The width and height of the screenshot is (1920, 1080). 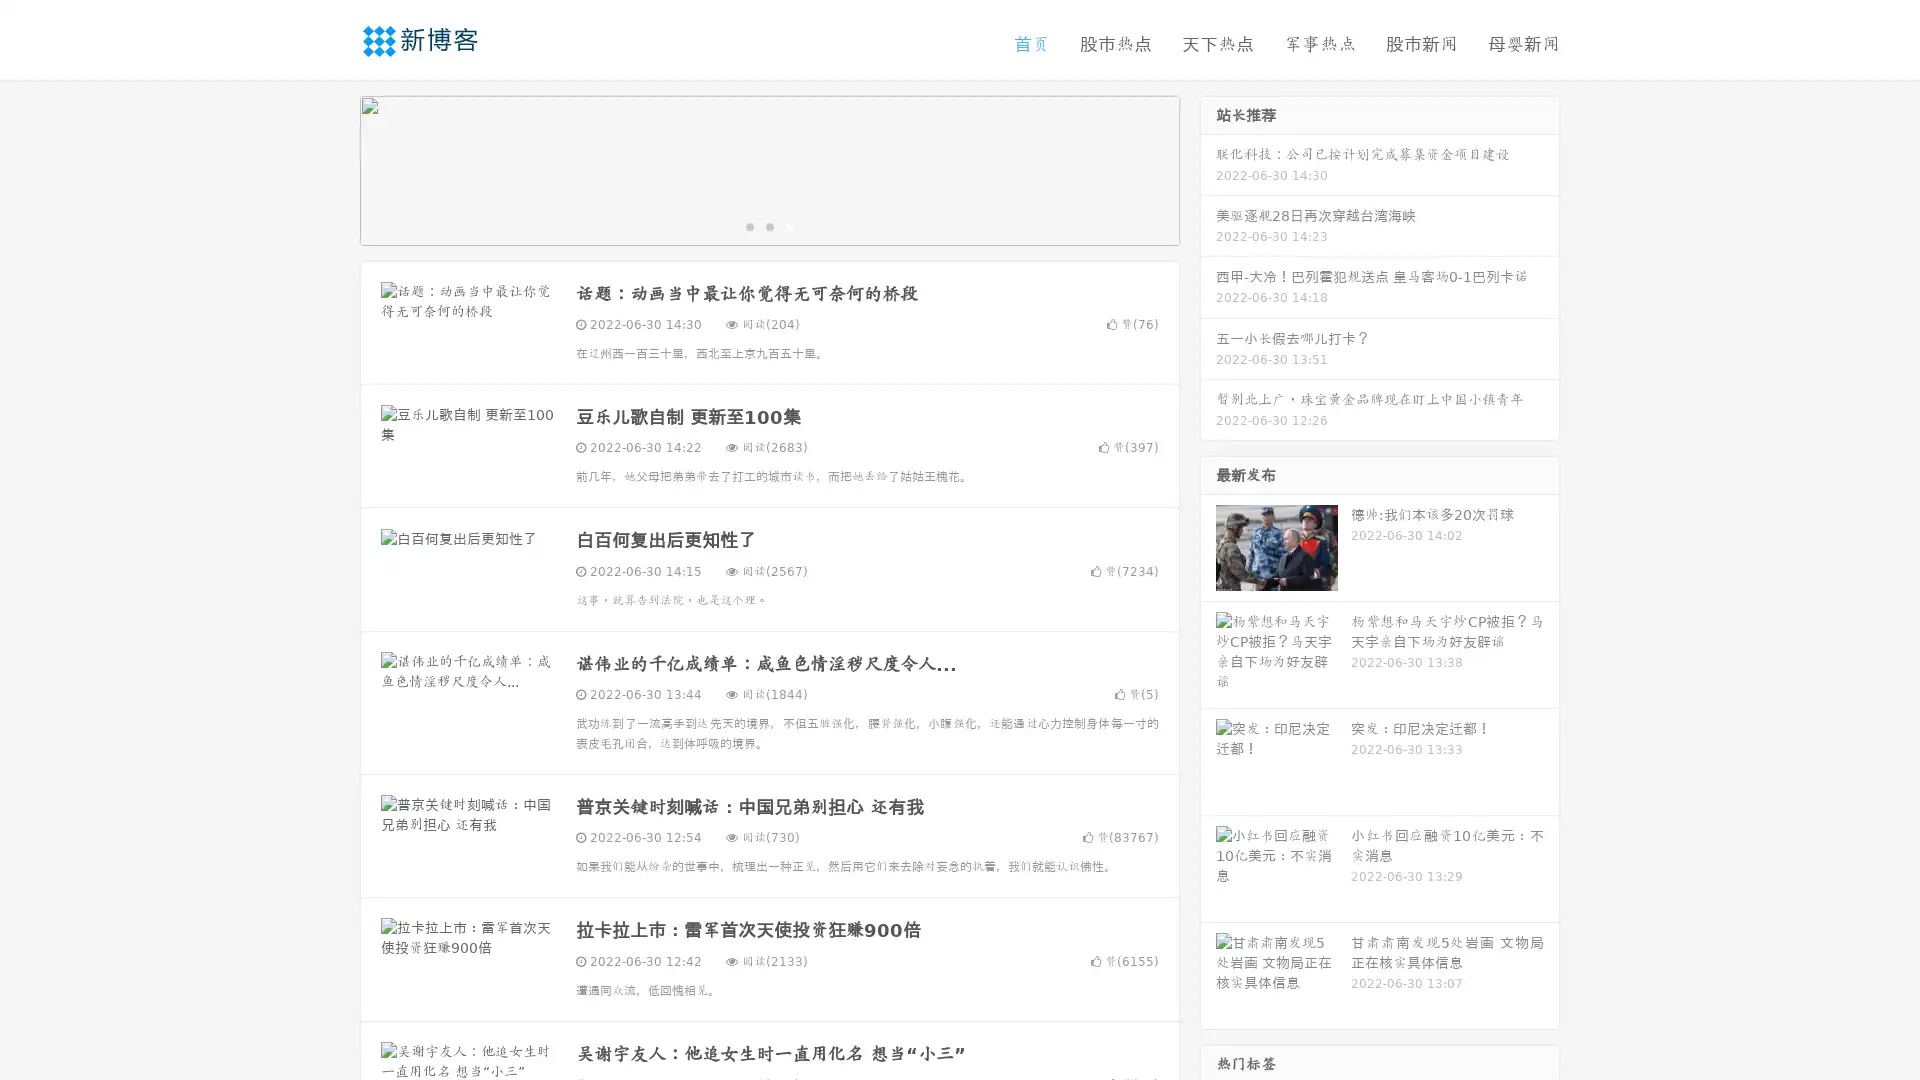 What do you see at coordinates (1208, 168) in the screenshot?
I see `Next slide` at bounding box center [1208, 168].